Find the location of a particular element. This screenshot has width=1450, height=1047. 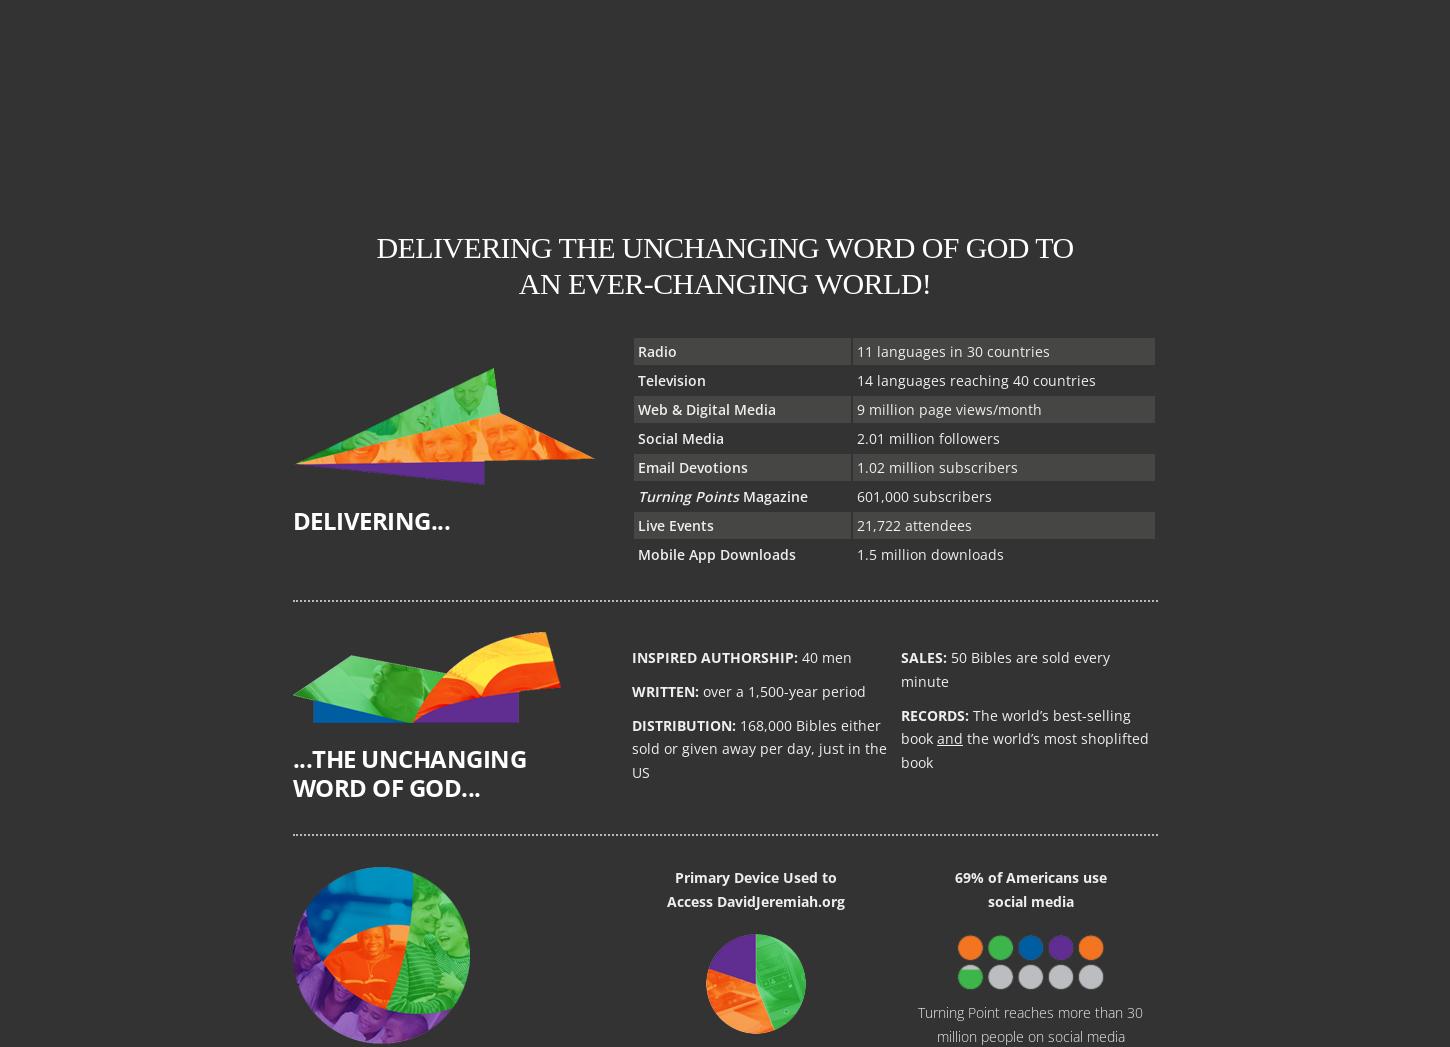

'WRITTEN:' is located at coordinates (663, 689).